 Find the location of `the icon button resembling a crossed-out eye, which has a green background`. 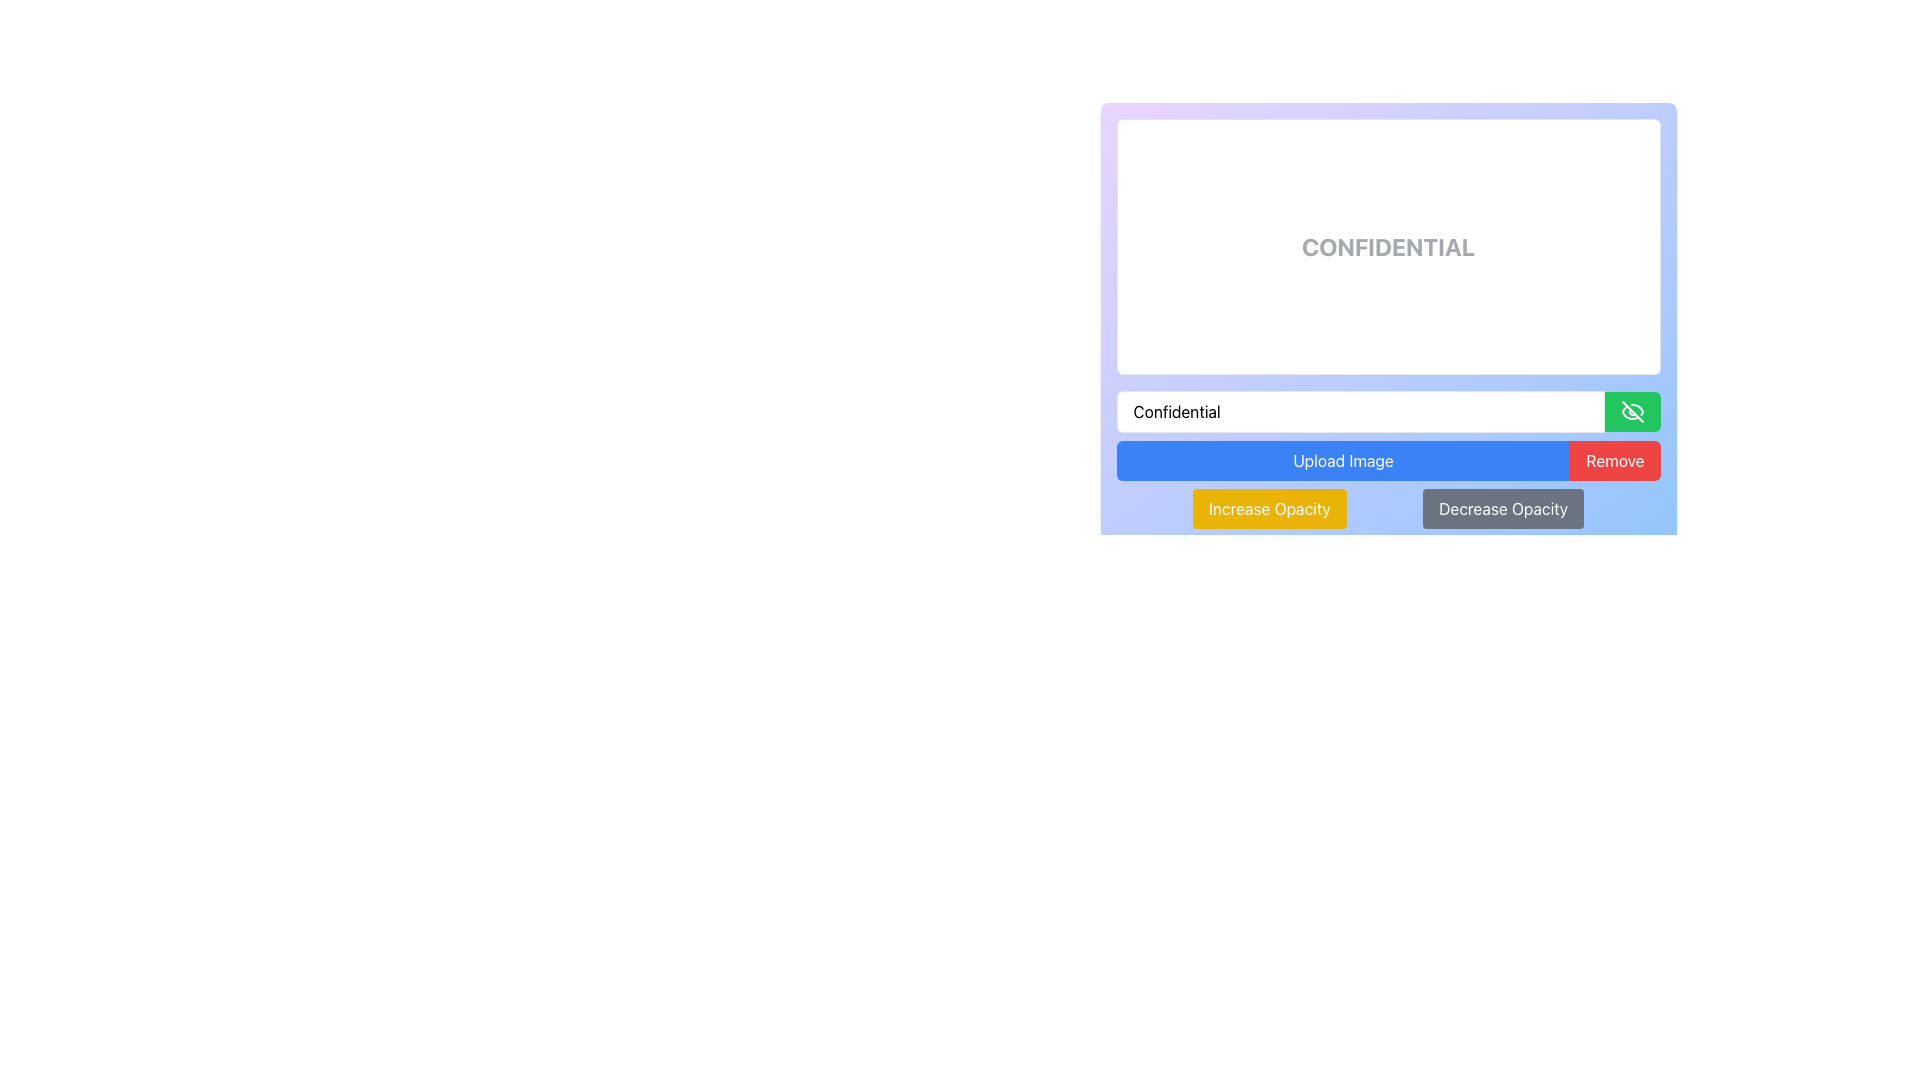

the icon button resembling a crossed-out eye, which has a green background is located at coordinates (1632, 411).